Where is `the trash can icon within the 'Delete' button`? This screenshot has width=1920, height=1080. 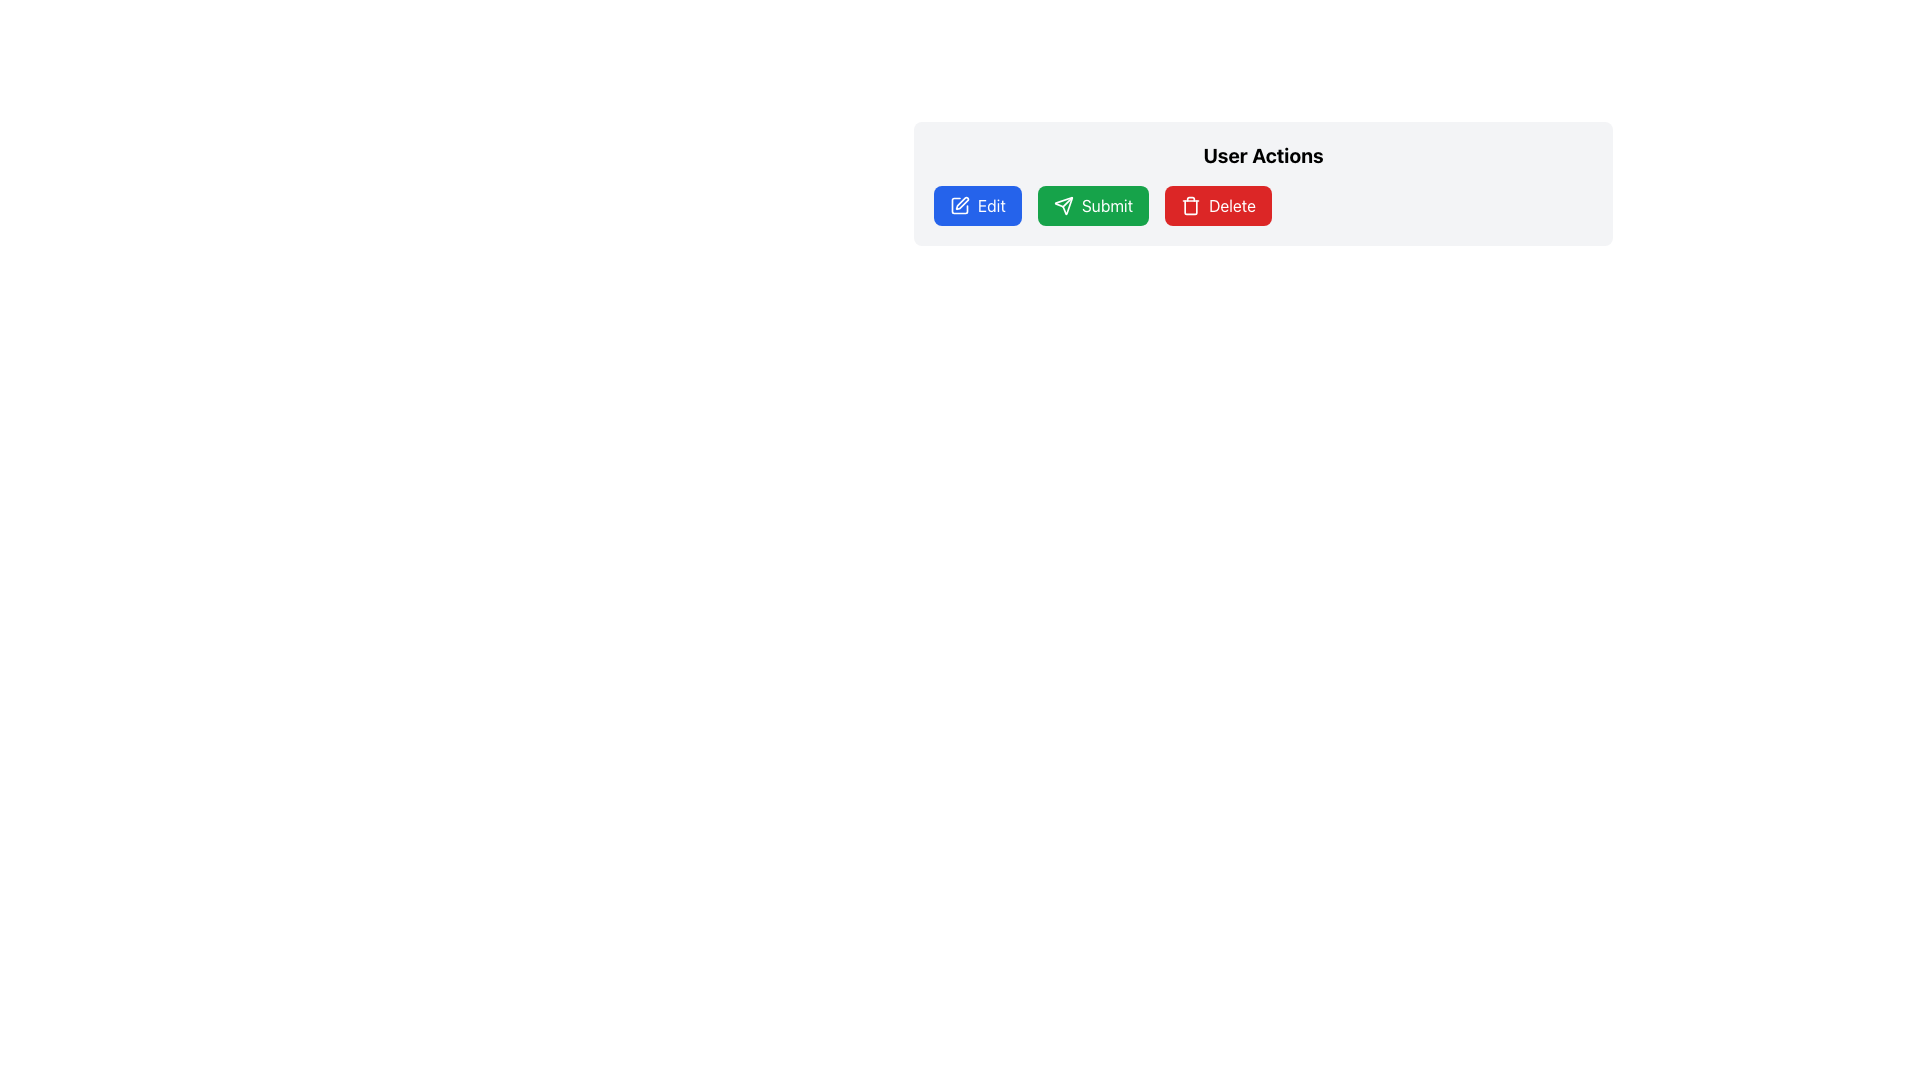
the trash can icon within the 'Delete' button is located at coordinates (1190, 205).